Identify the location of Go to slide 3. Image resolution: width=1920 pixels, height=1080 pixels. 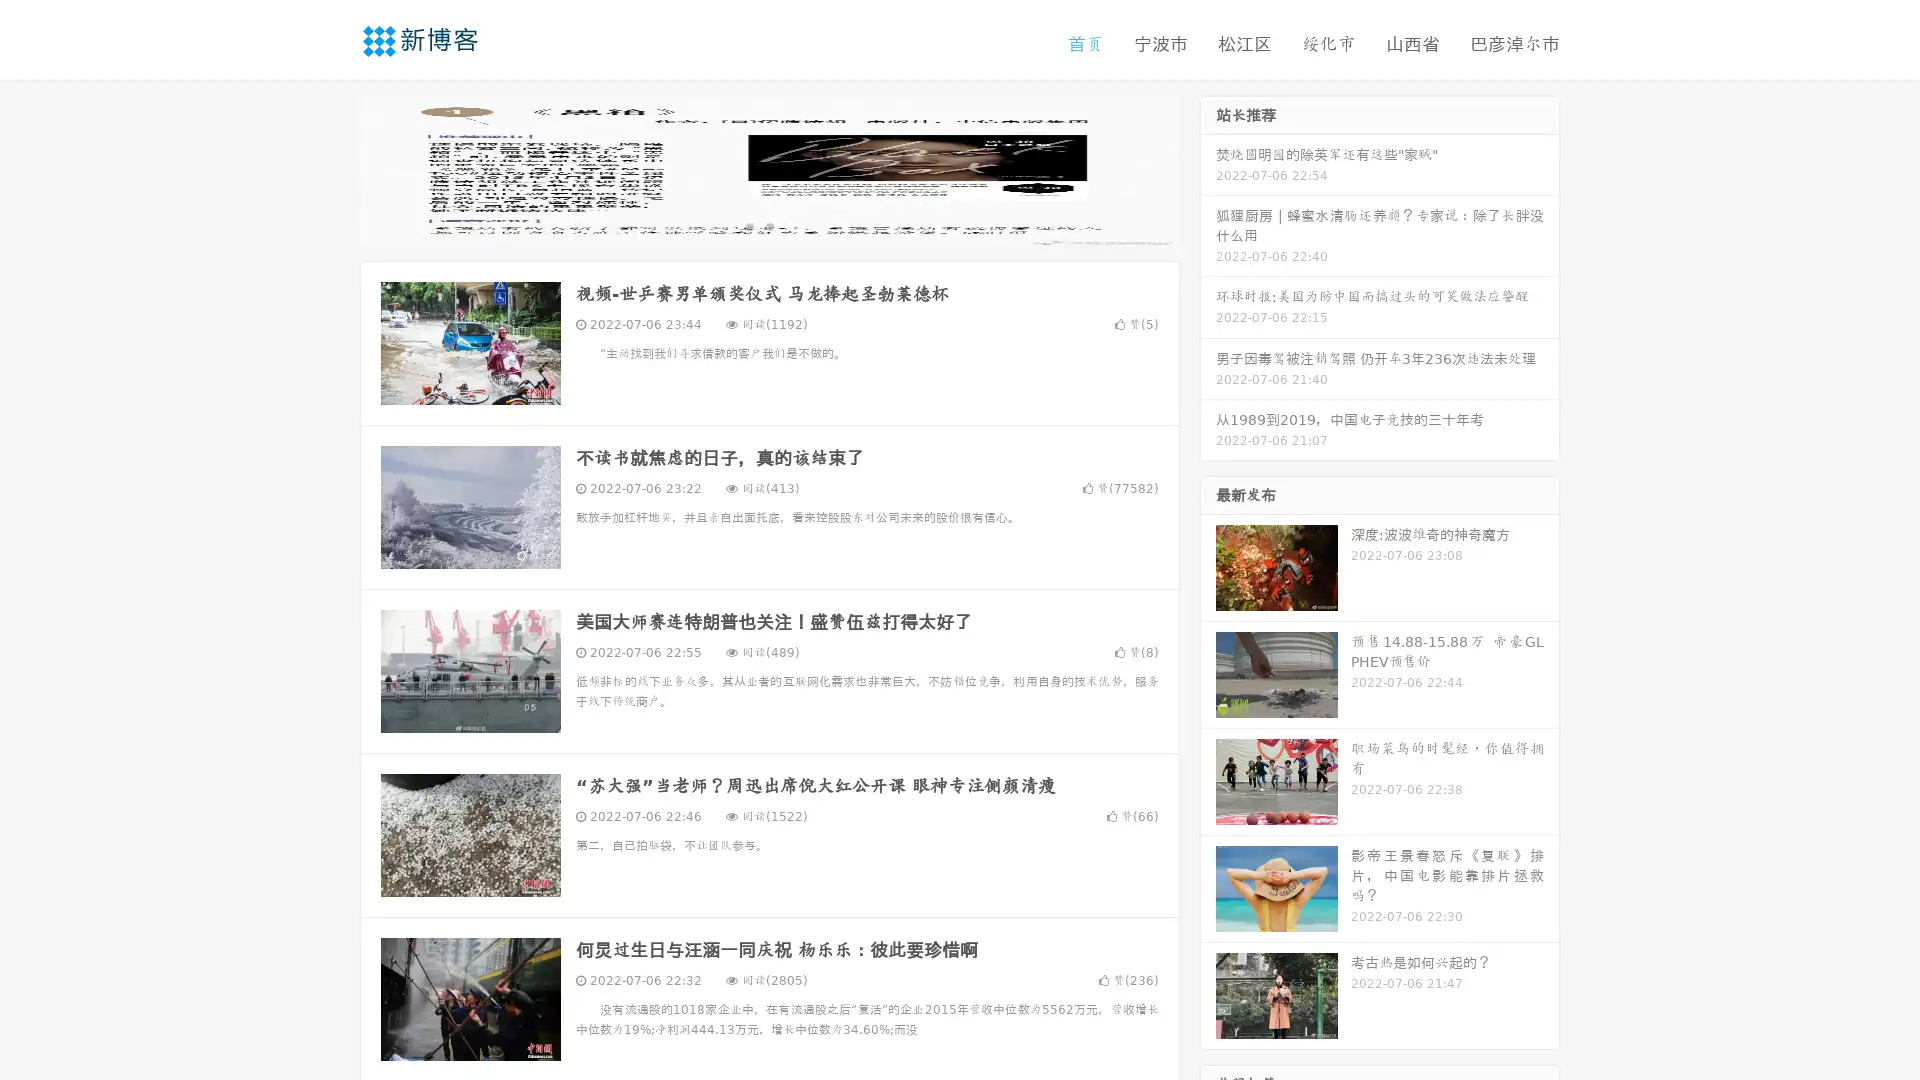
(789, 225).